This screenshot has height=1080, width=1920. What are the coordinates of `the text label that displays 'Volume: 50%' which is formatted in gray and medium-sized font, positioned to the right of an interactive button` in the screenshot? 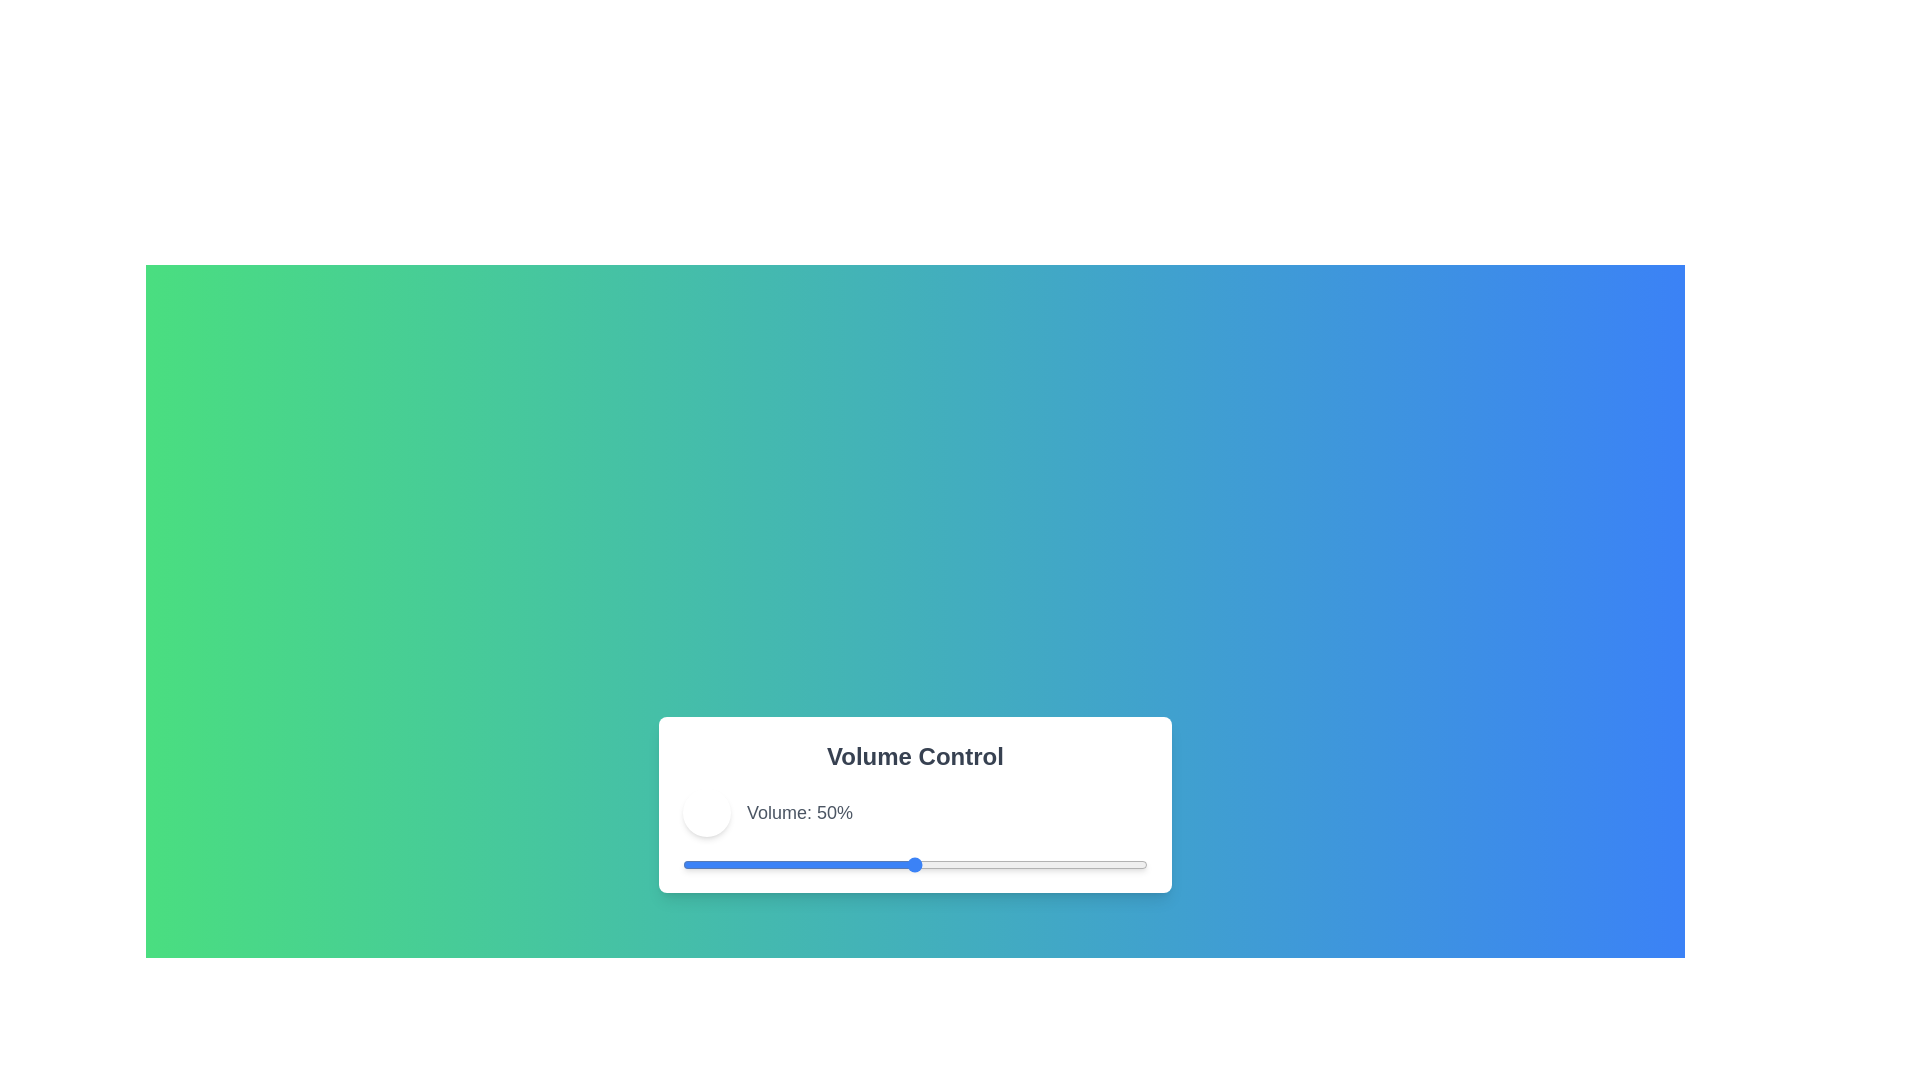 It's located at (800, 813).